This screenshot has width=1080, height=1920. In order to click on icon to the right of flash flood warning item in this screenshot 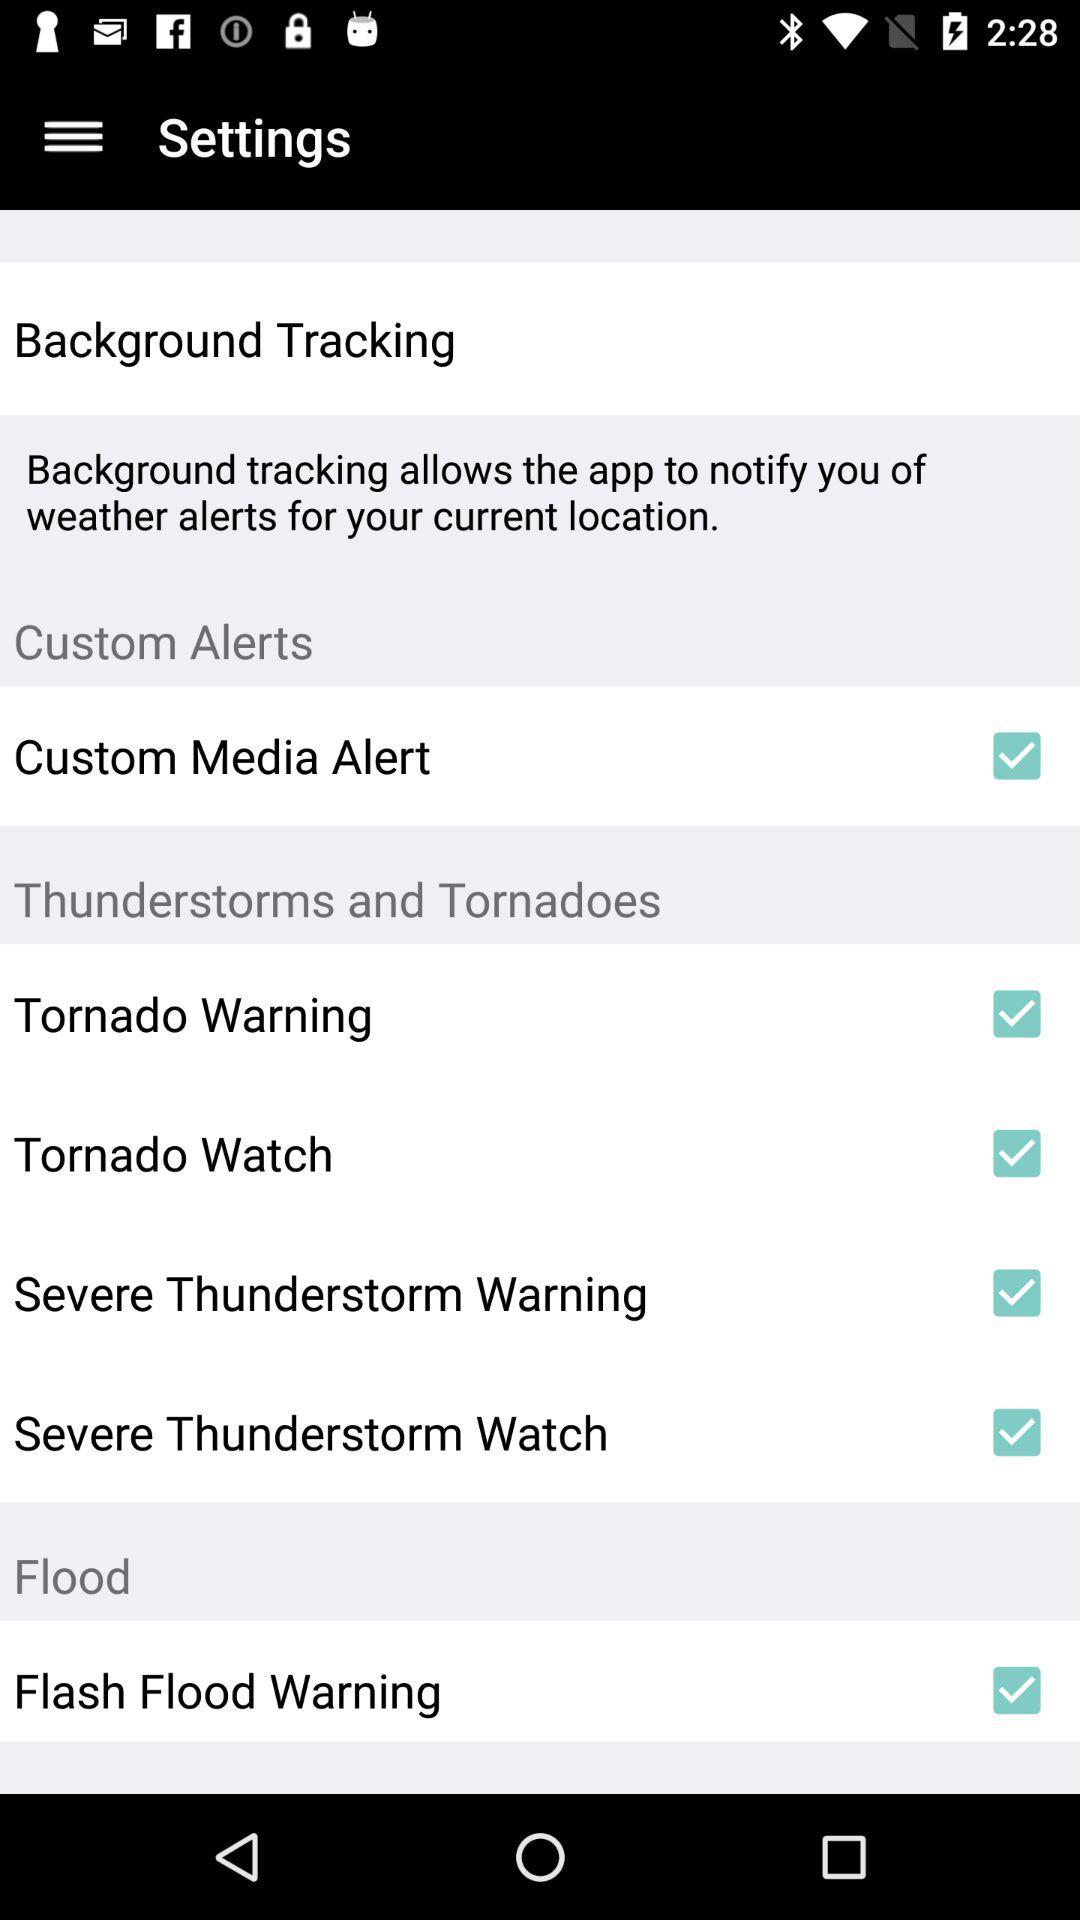, I will do `click(1017, 1689)`.